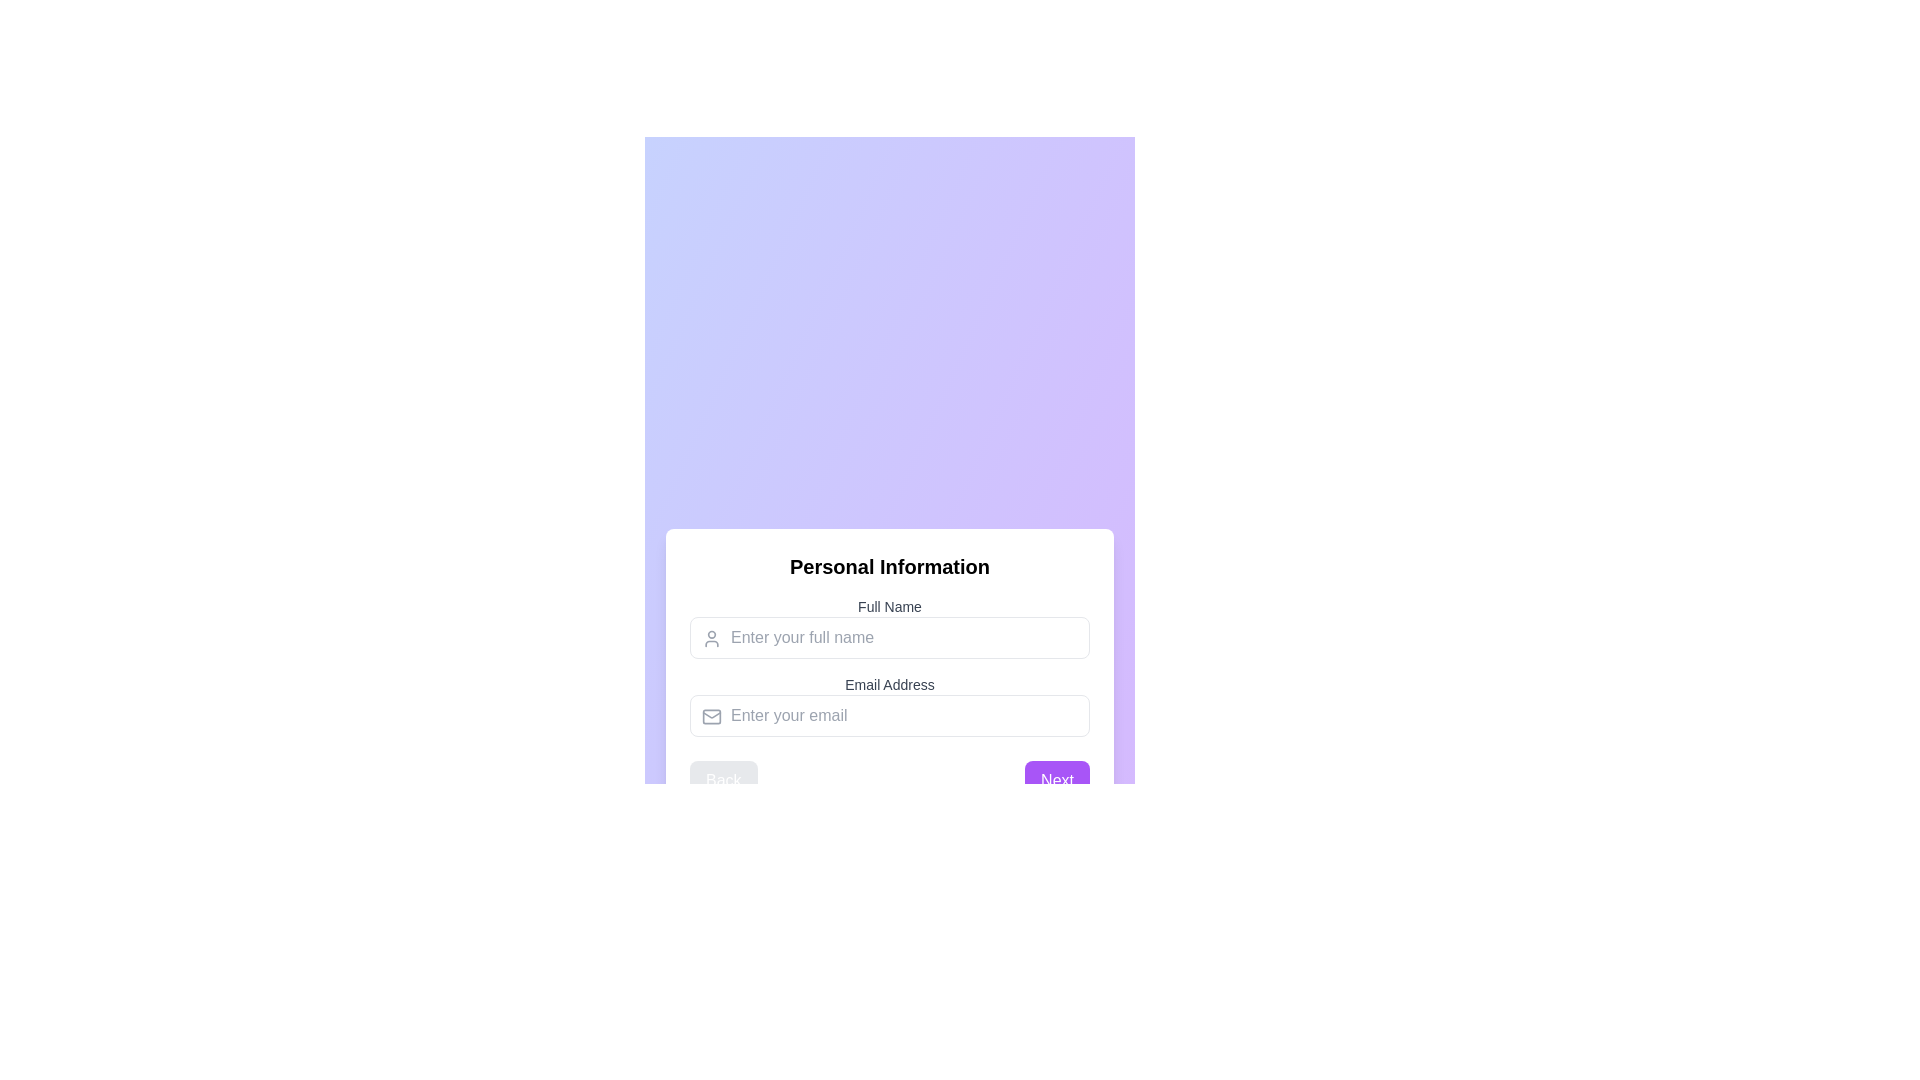 Image resolution: width=1920 pixels, height=1080 pixels. What do you see at coordinates (888, 644) in the screenshot?
I see `keyboard navigation` at bounding box center [888, 644].